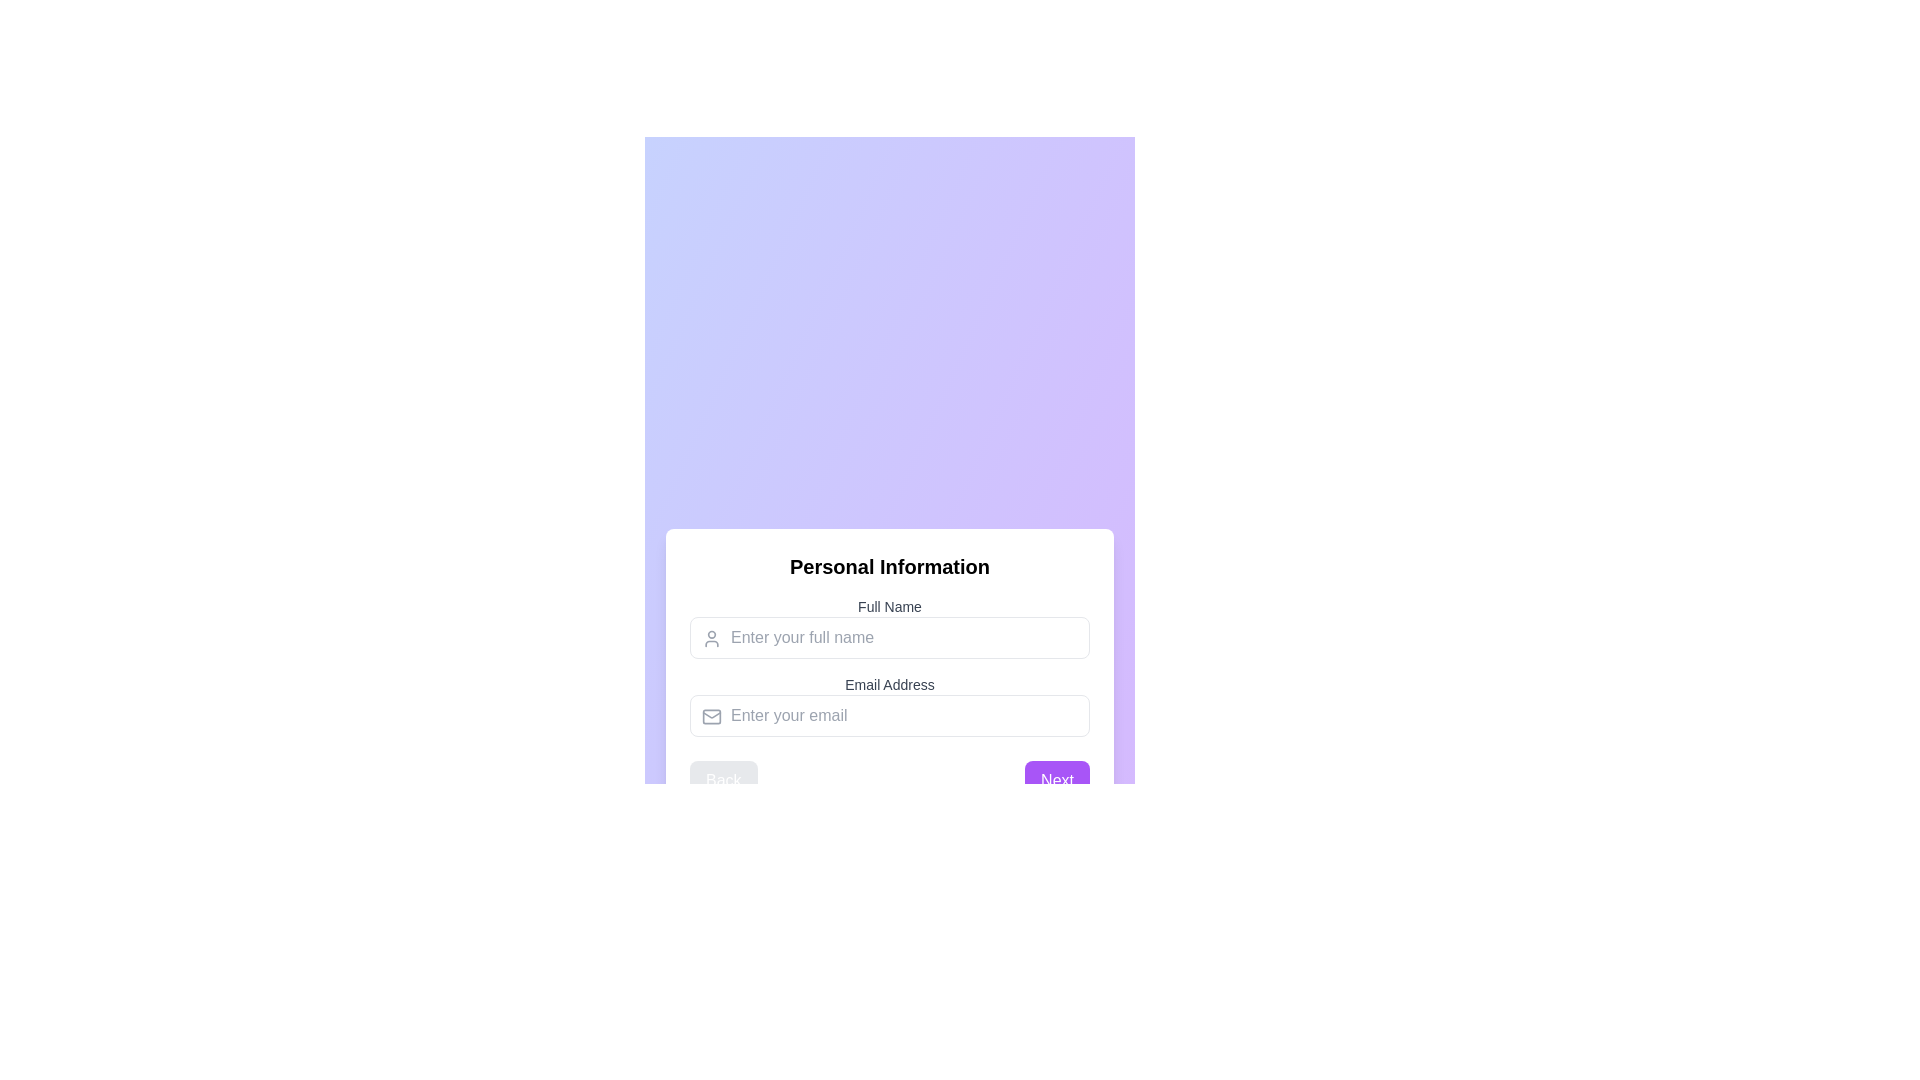 Image resolution: width=1920 pixels, height=1080 pixels. What do you see at coordinates (888, 644) in the screenshot?
I see `keyboard navigation` at bounding box center [888, 644].